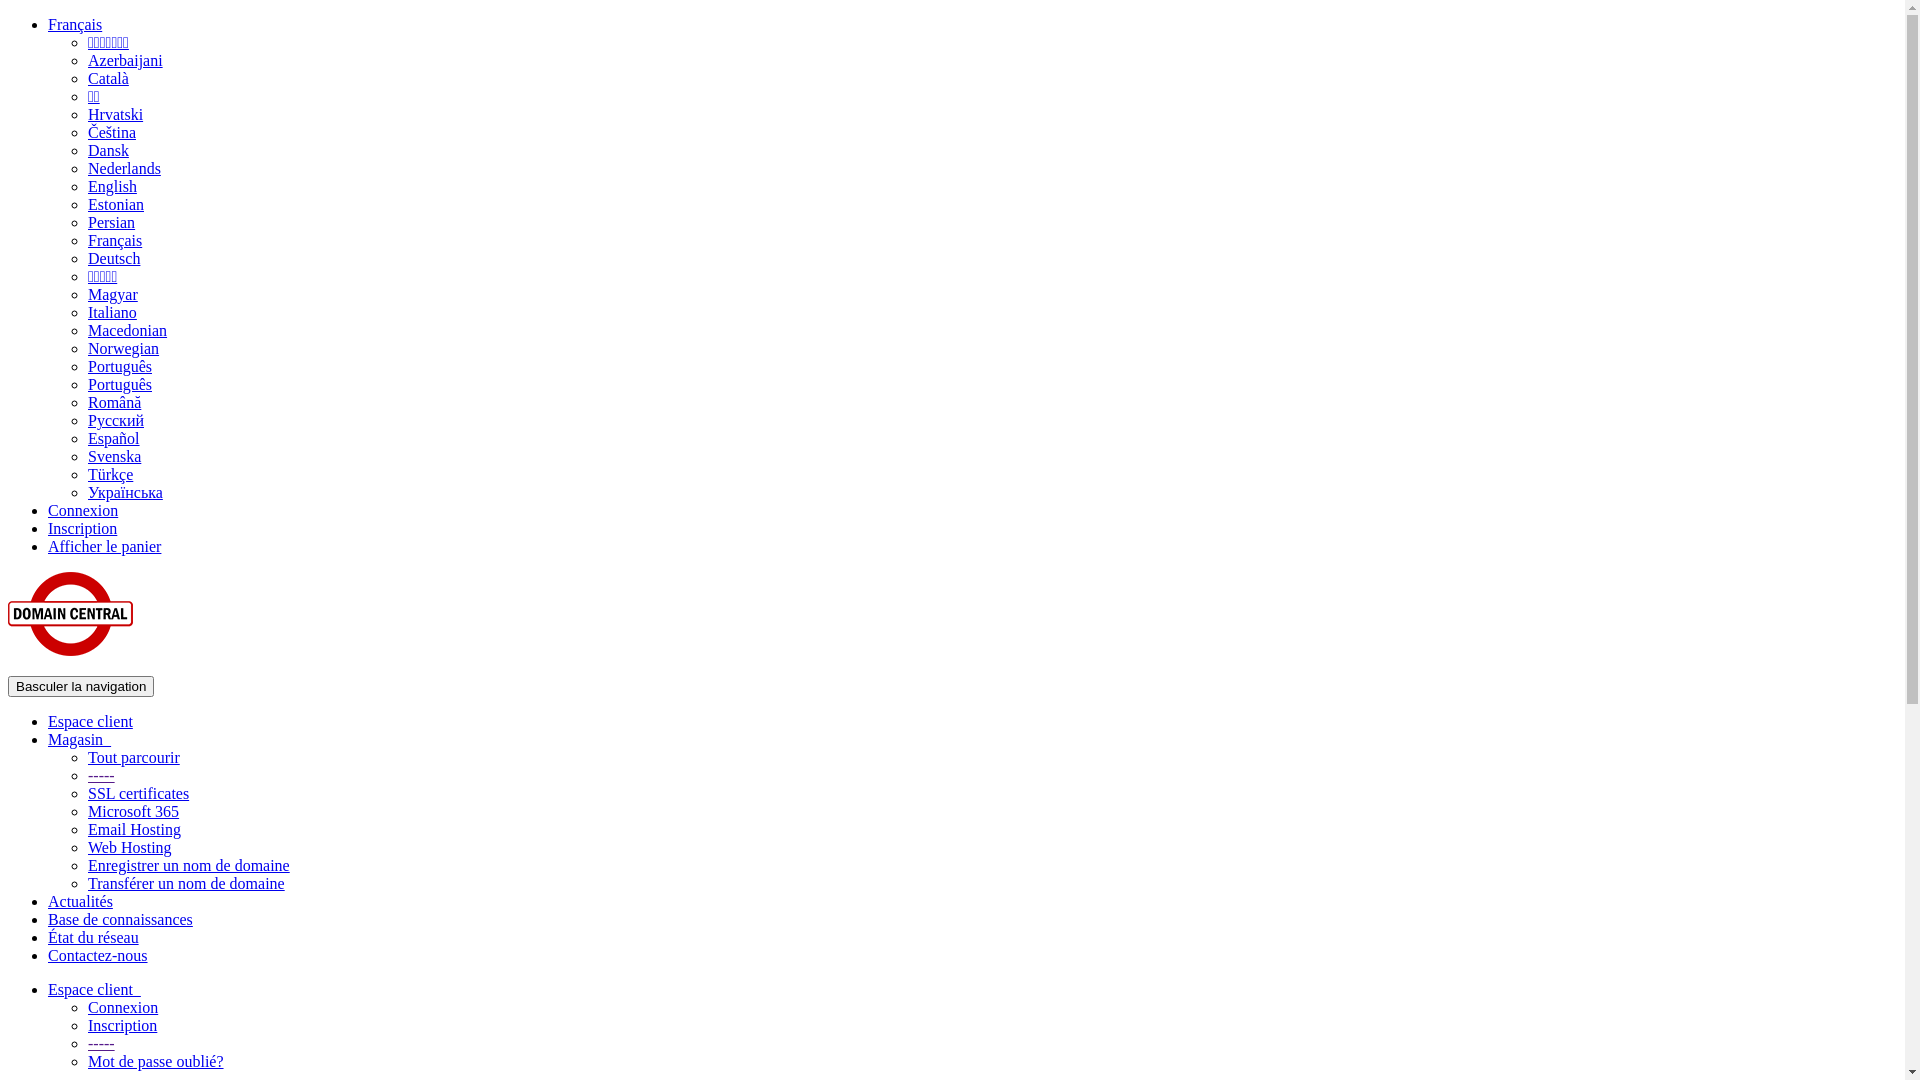 The image size is (1920, 1080). Describe the element at coordinates (81, 527) in the screenshot. I see `'Inscription'` at that location.